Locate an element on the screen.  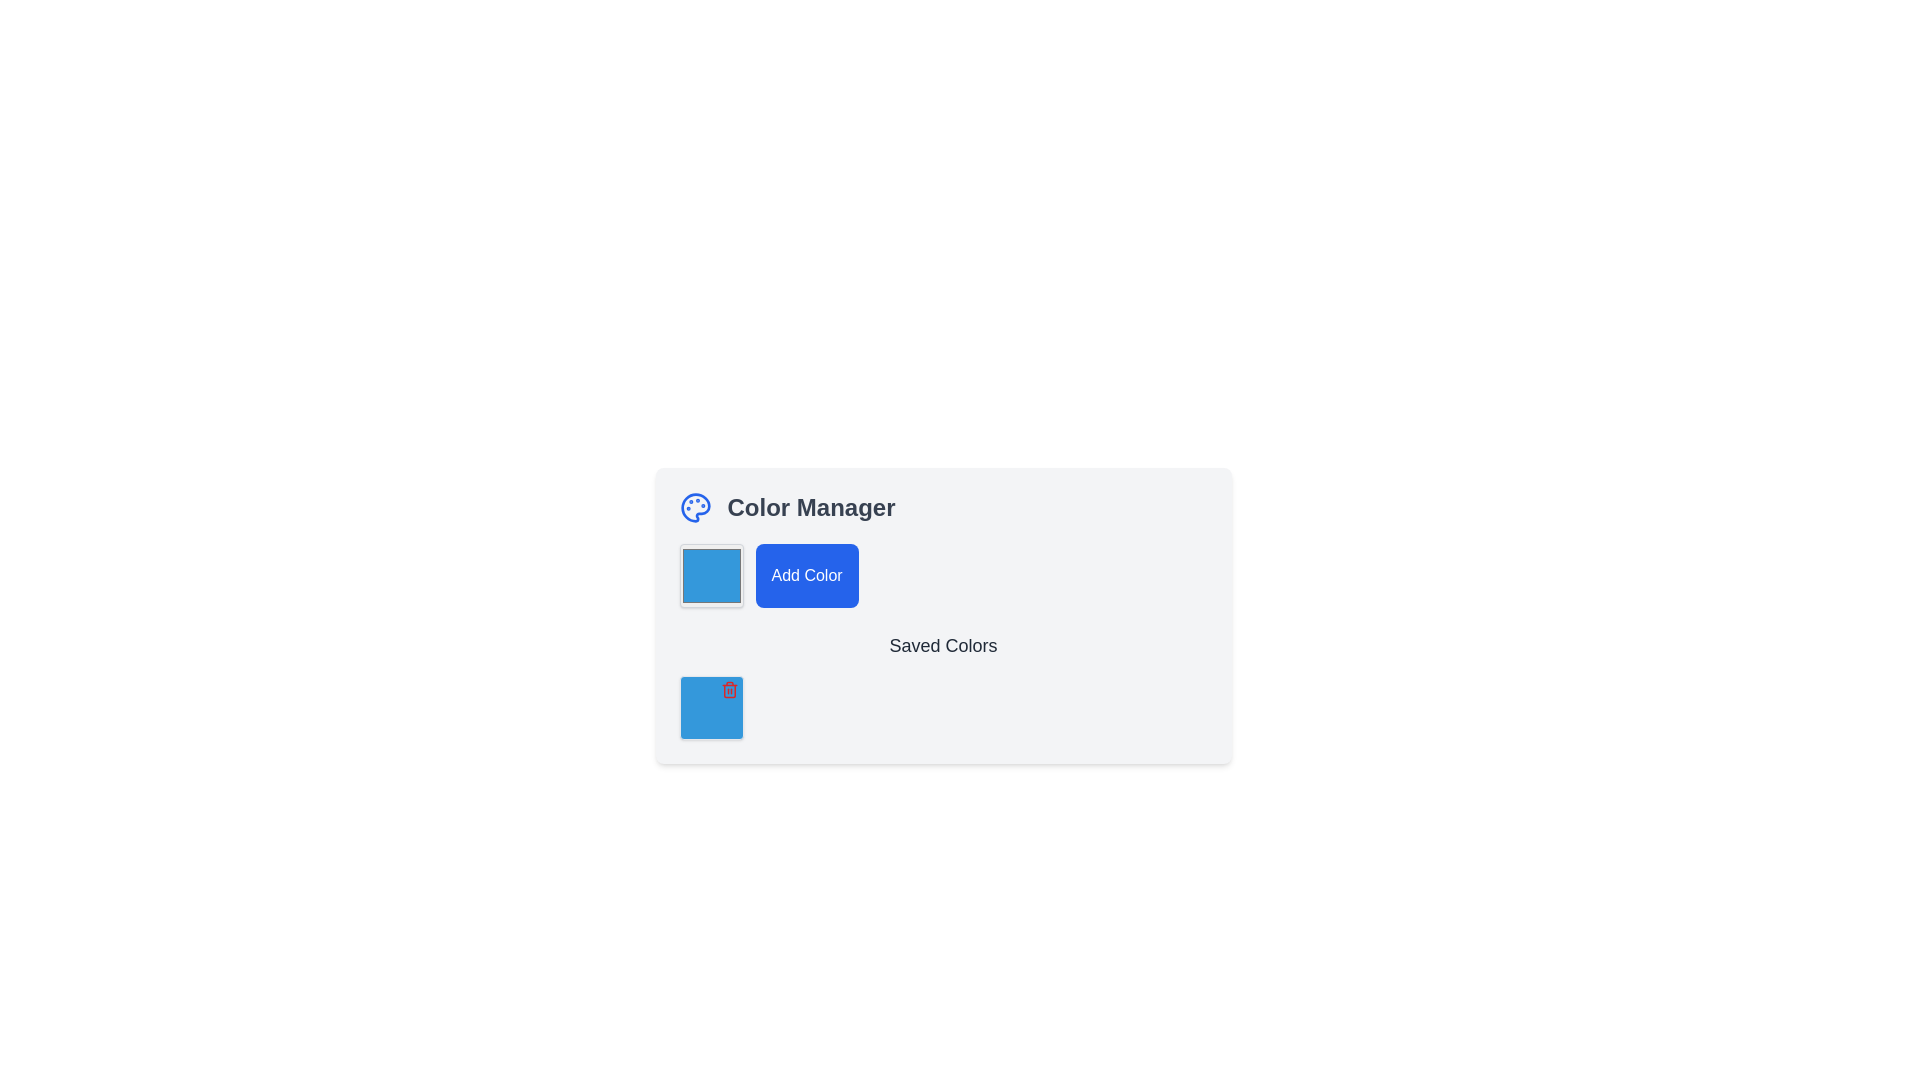
the trash icon located in the top-right corner of the blue rectangular button within the 'Saved Colors' section is located at coordinates (728, 689).